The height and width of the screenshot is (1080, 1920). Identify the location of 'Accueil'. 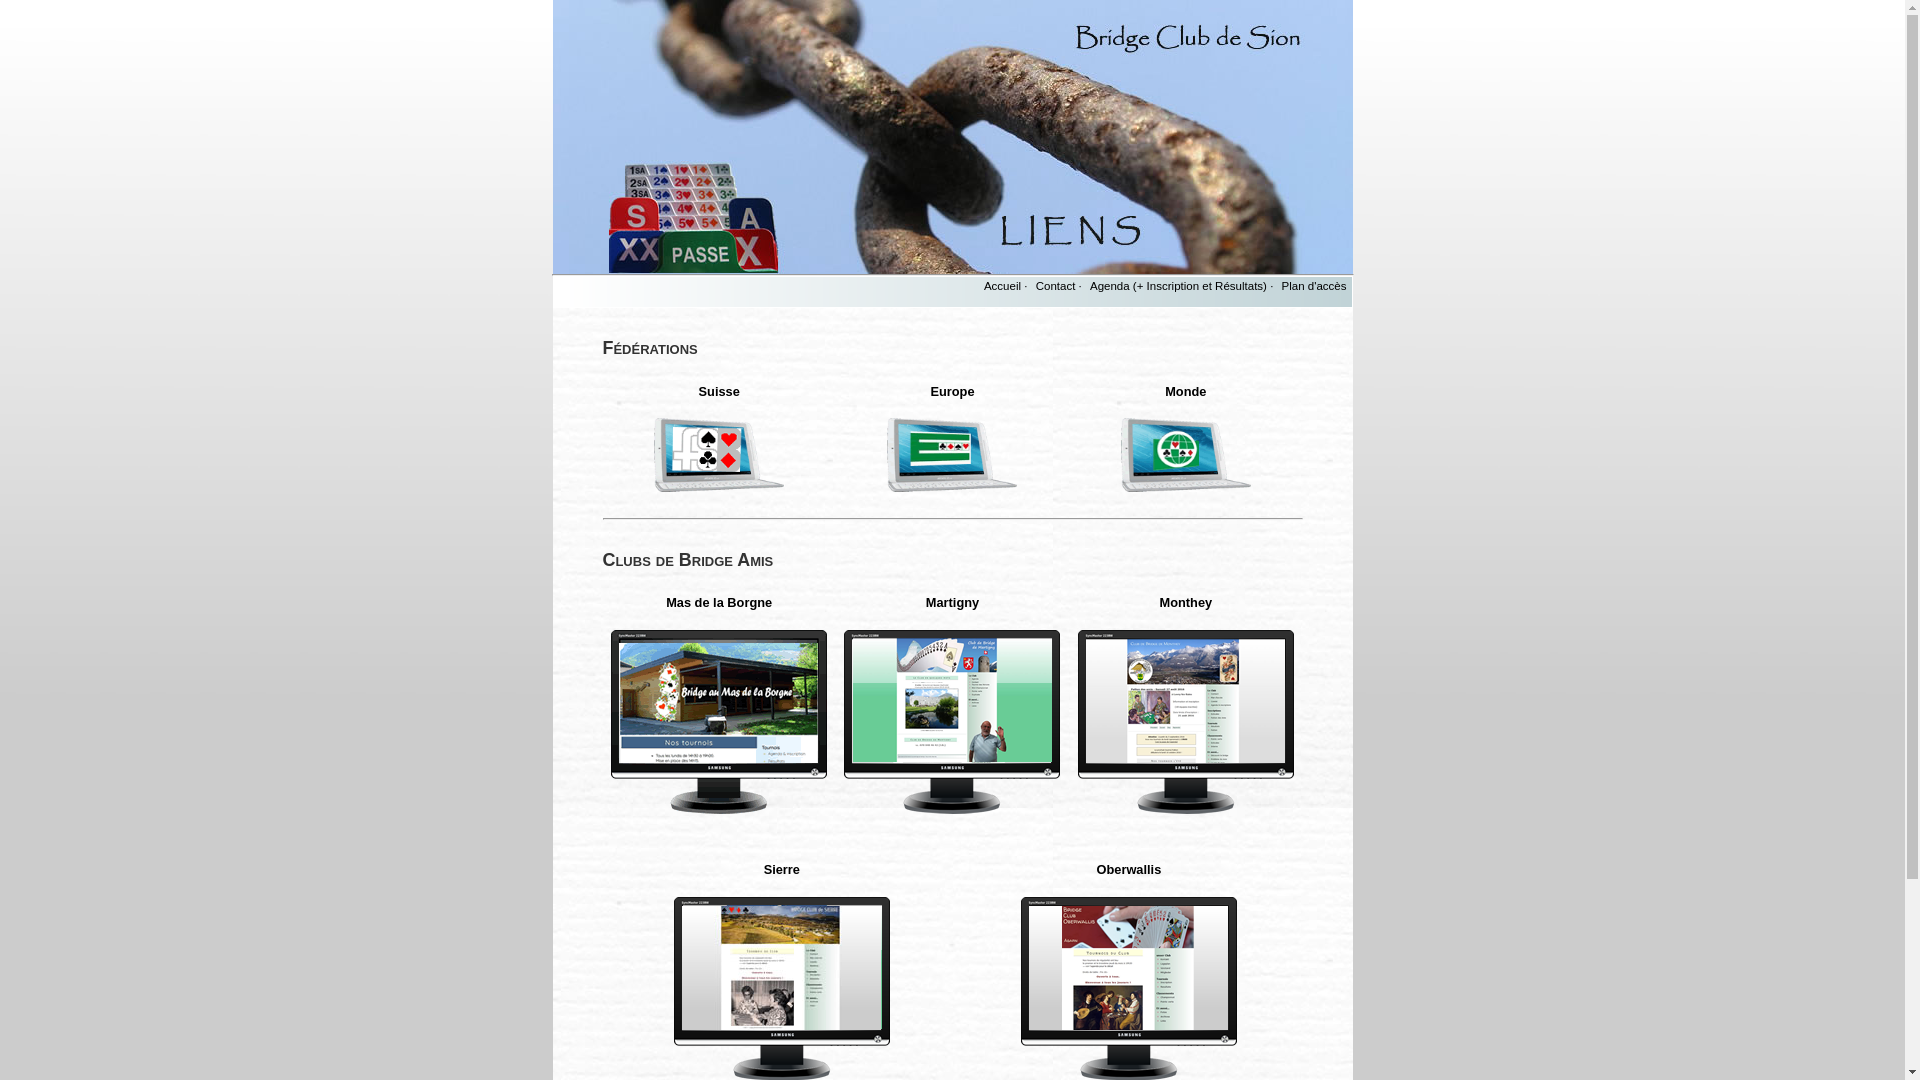
(1002, 285).